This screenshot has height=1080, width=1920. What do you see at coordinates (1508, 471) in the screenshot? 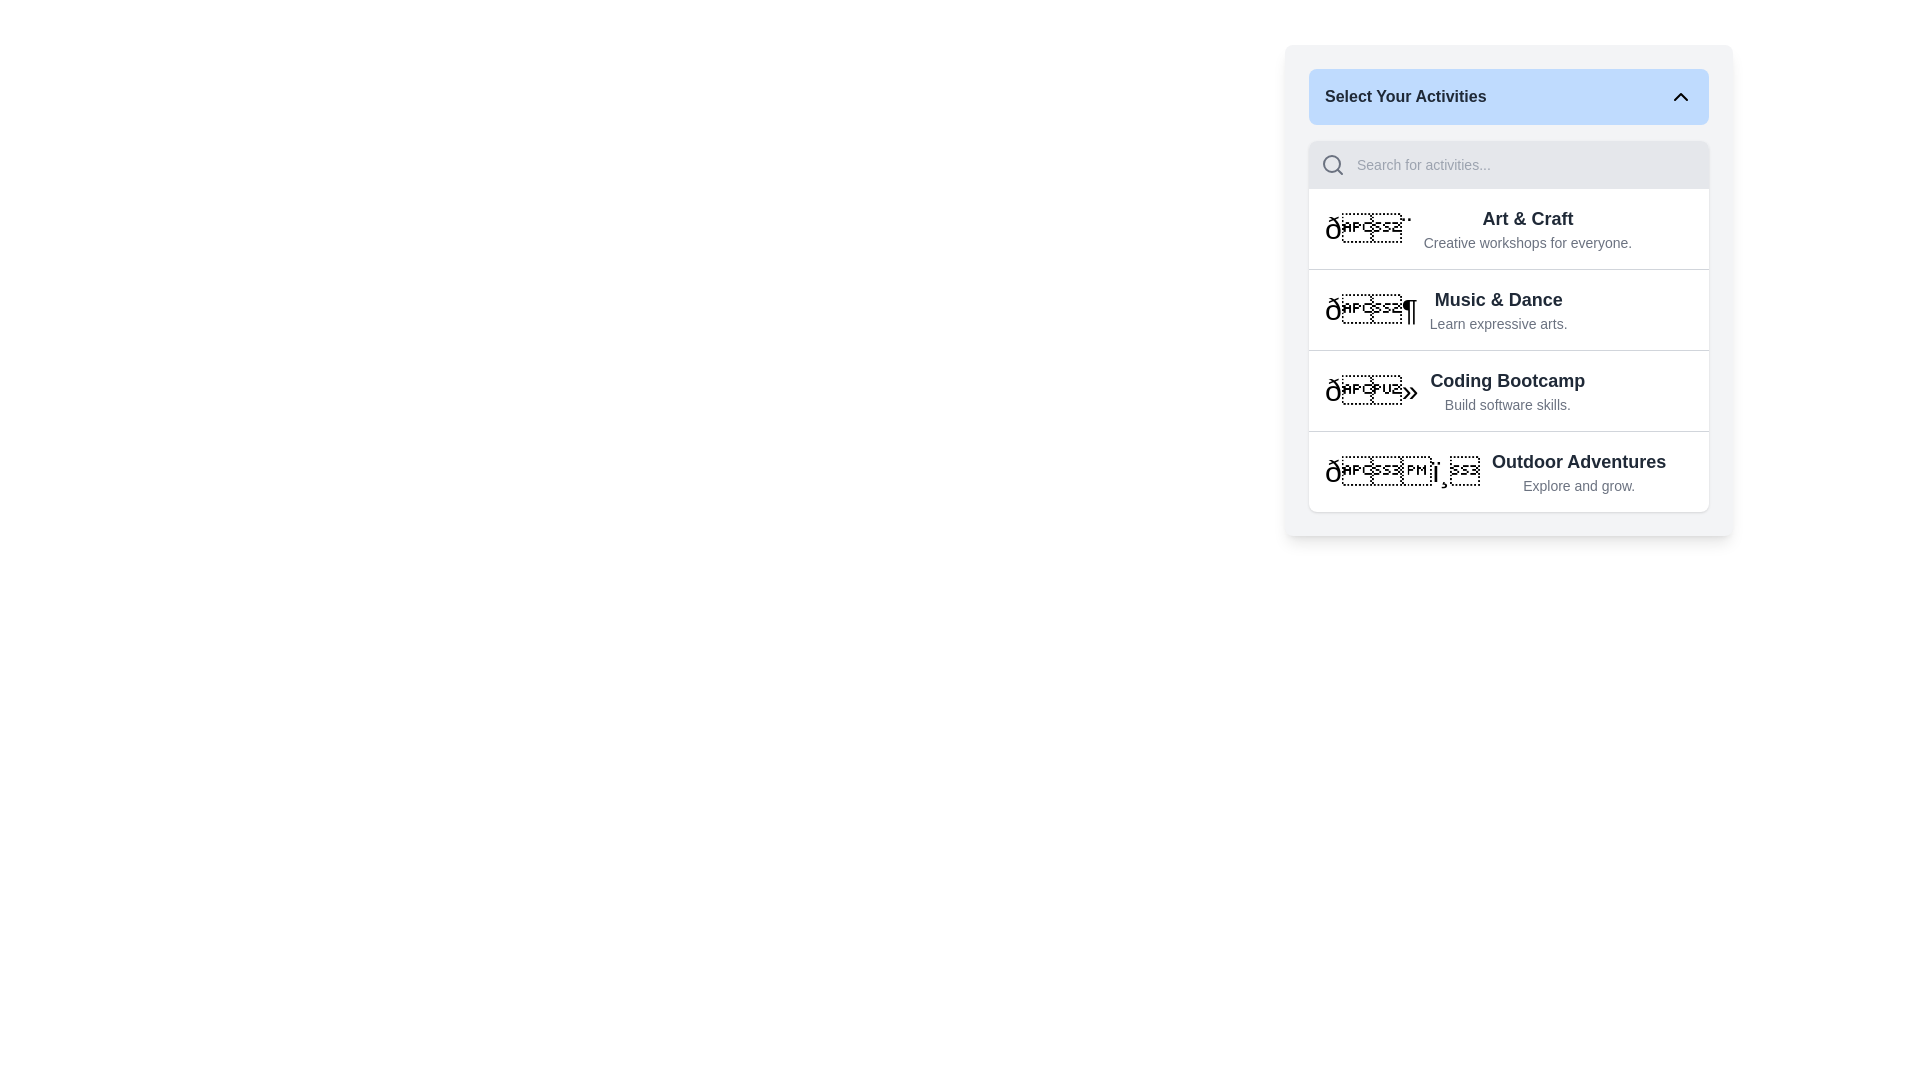
I see `the interactive clickable list item labeled 'Outdoor Adventures' in the sidebar 'Select Your Activities', located just below 'Coding Bootcamp'` at bounding box center [1508, 471].